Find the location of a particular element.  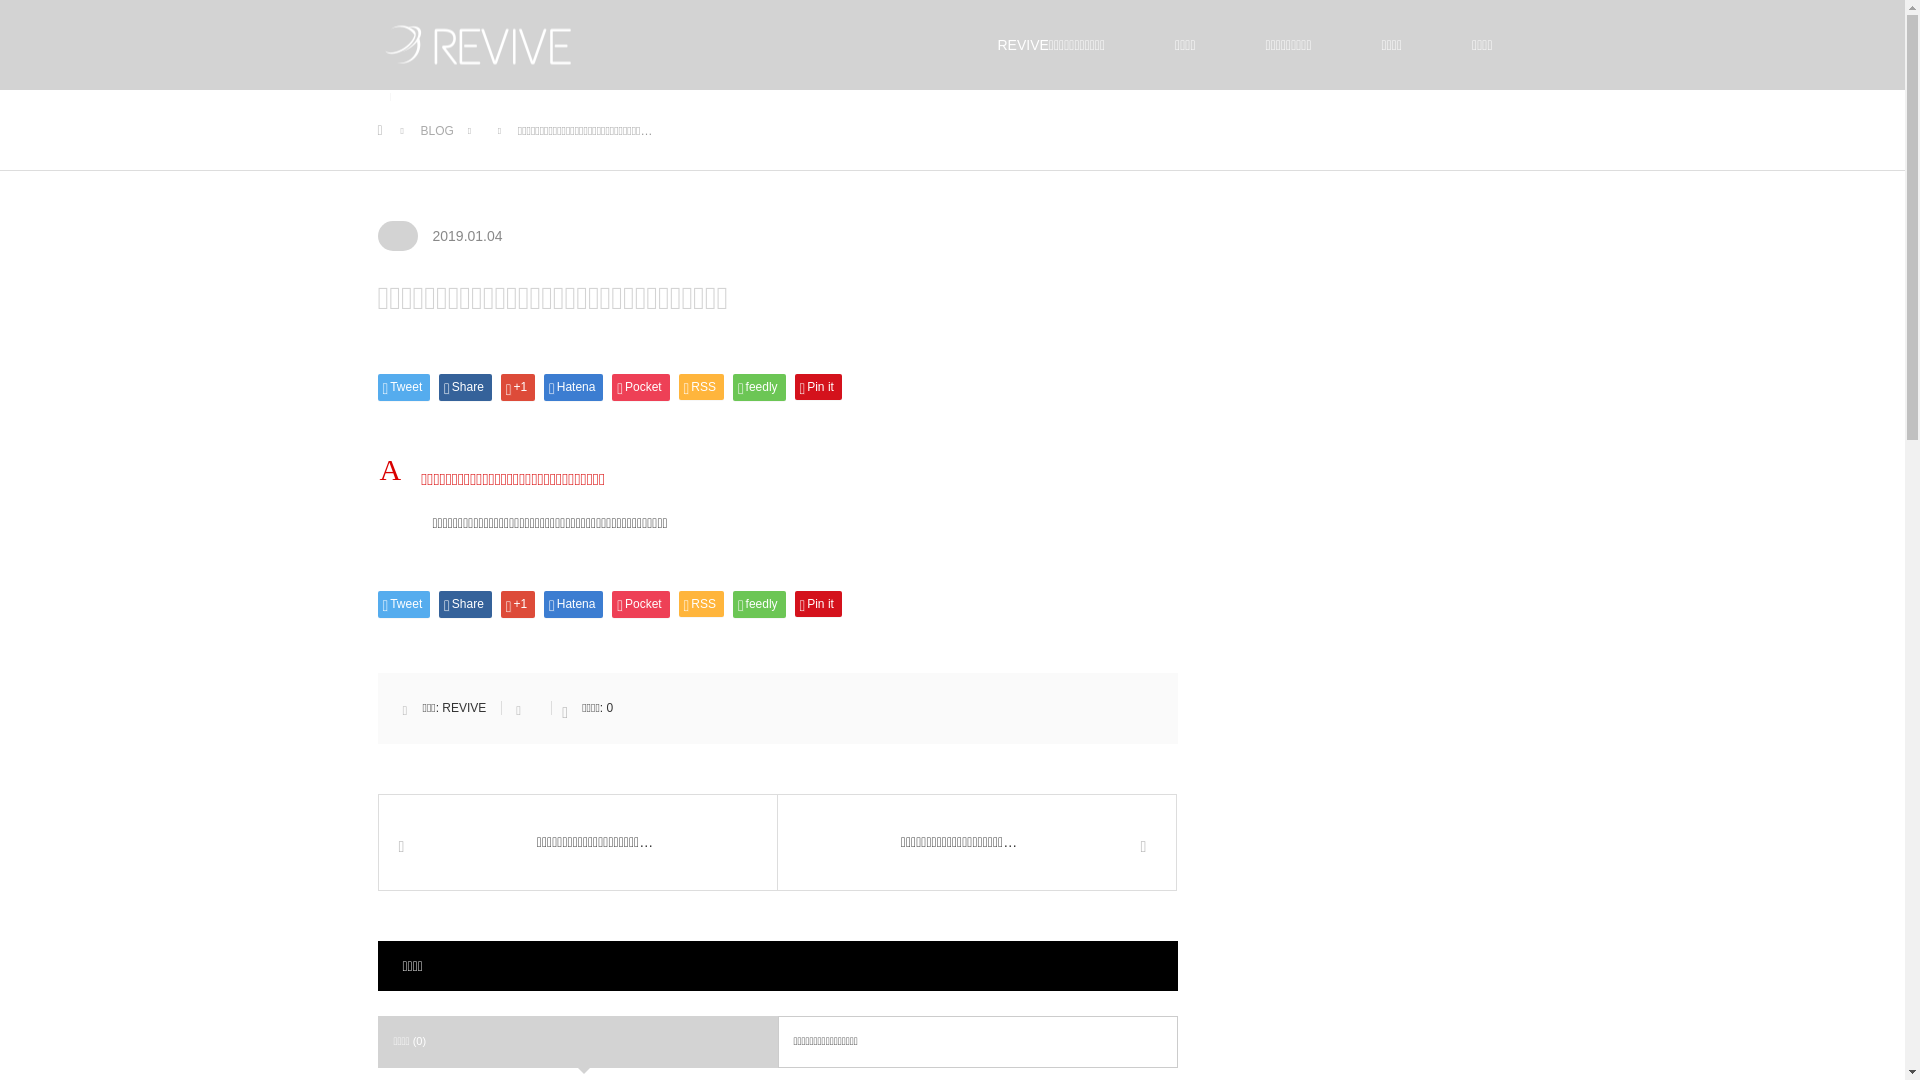

'0' is located at coordinates (608, 707).